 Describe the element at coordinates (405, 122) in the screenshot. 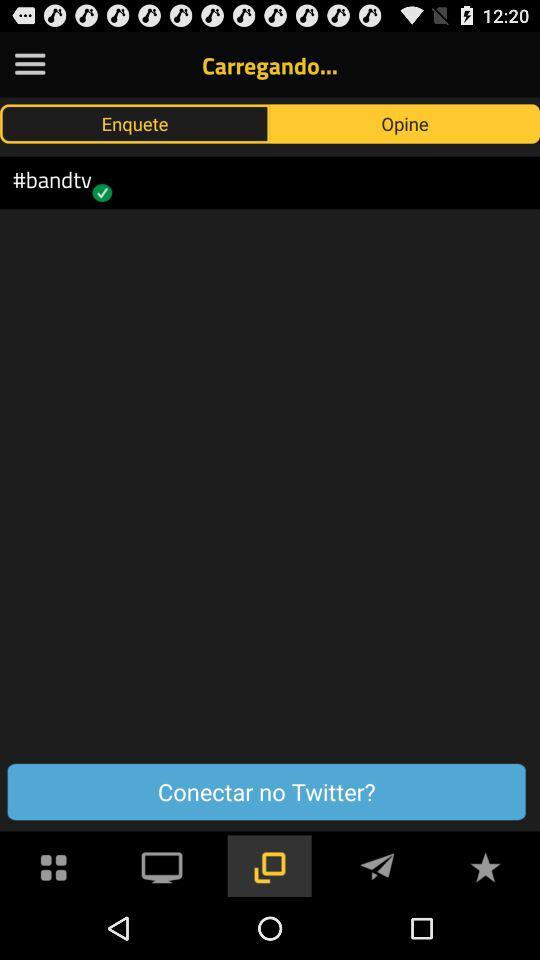

I see `opine icon` at that location.